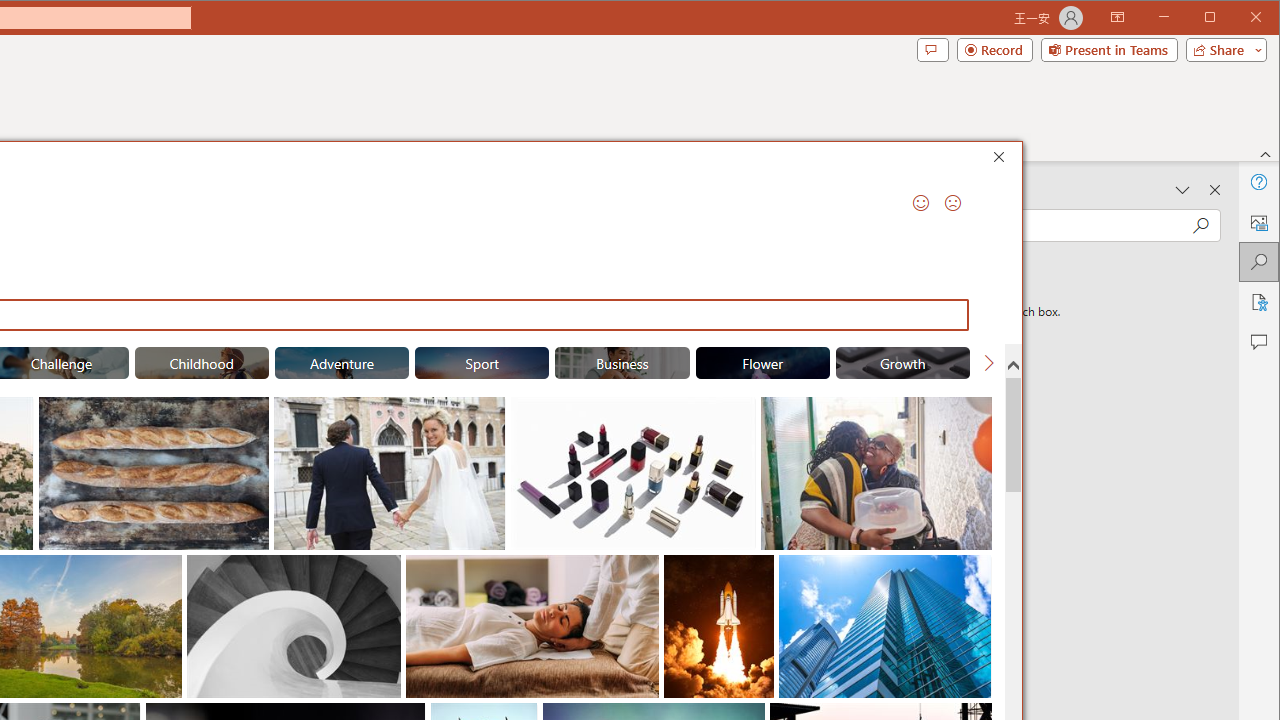  What do you see at coordinates (761, 362) in the screenshot?
I see `'"Flower" Stock Images.'` at bounding box center [761, 362].